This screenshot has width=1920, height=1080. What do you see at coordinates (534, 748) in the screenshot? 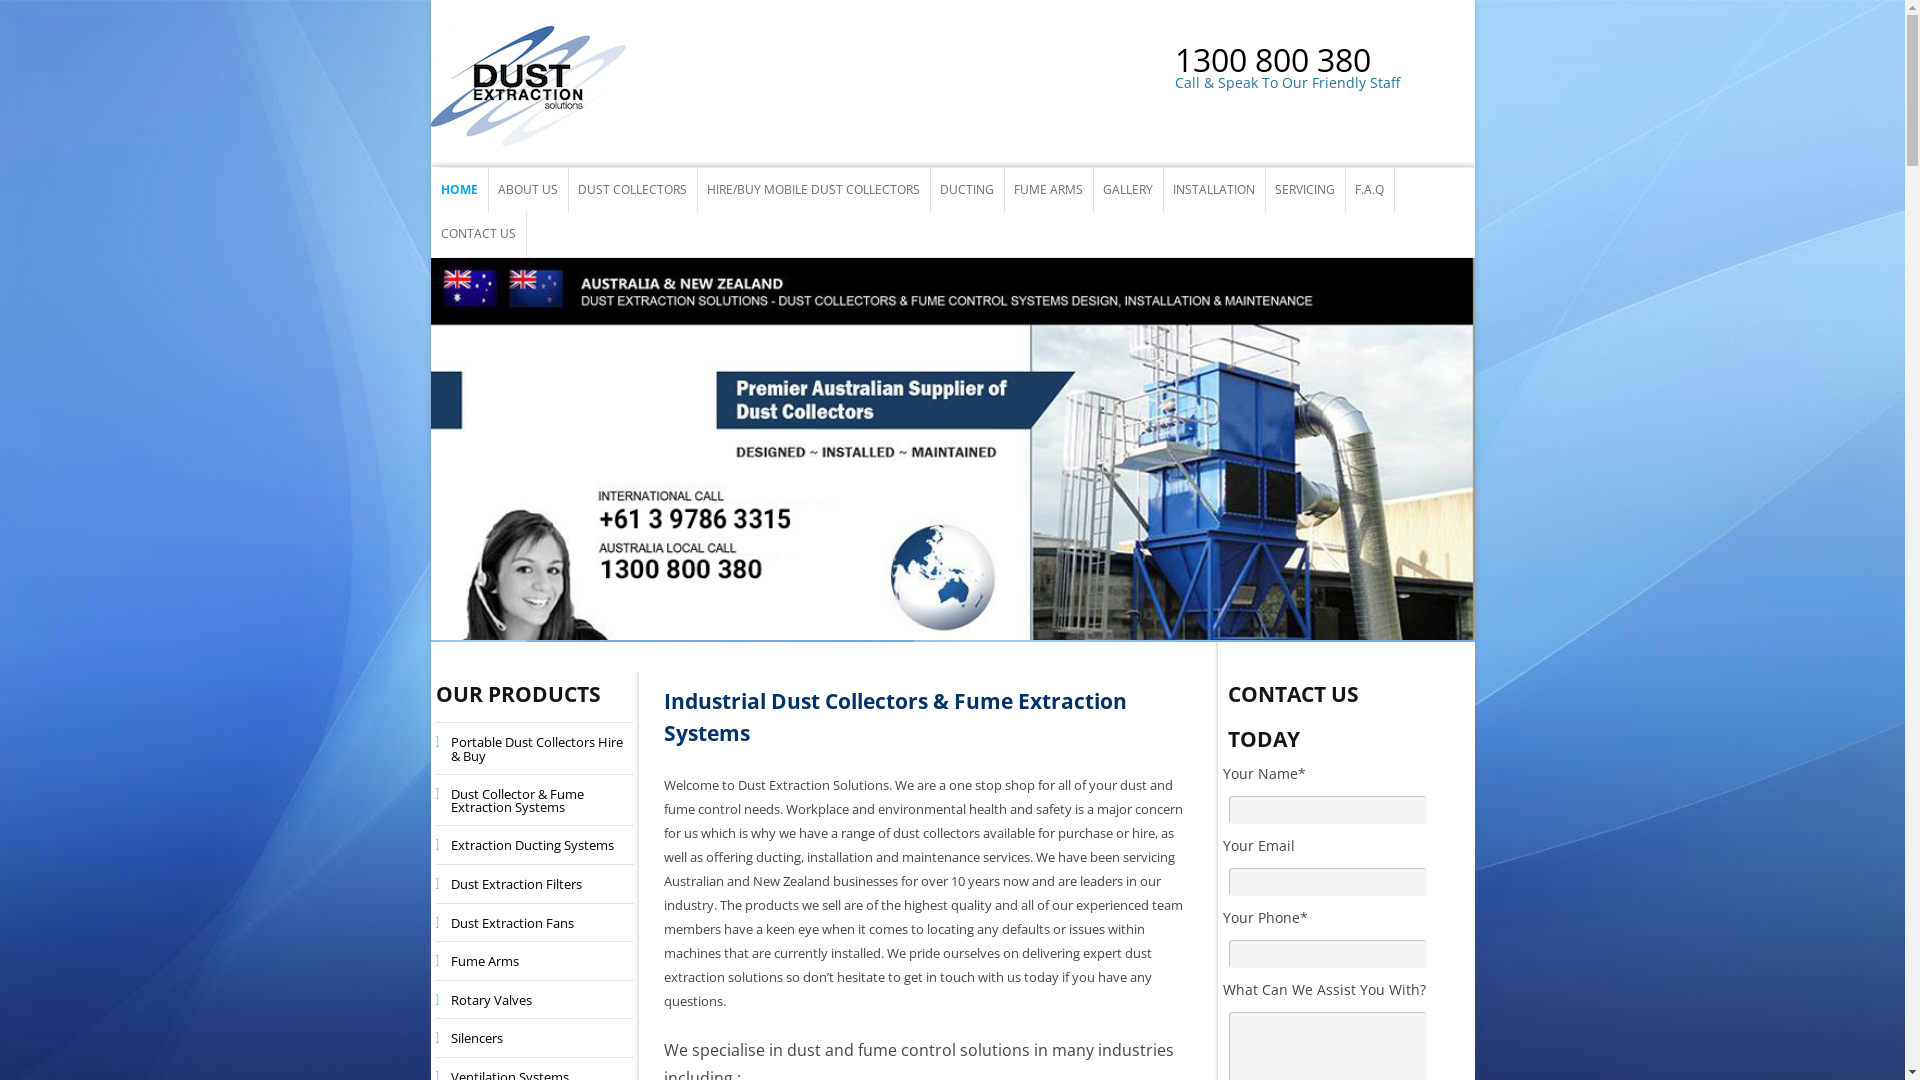
I see `'Portable Dust Collectors Hire & Buy'` at bounding box center [534, 748].